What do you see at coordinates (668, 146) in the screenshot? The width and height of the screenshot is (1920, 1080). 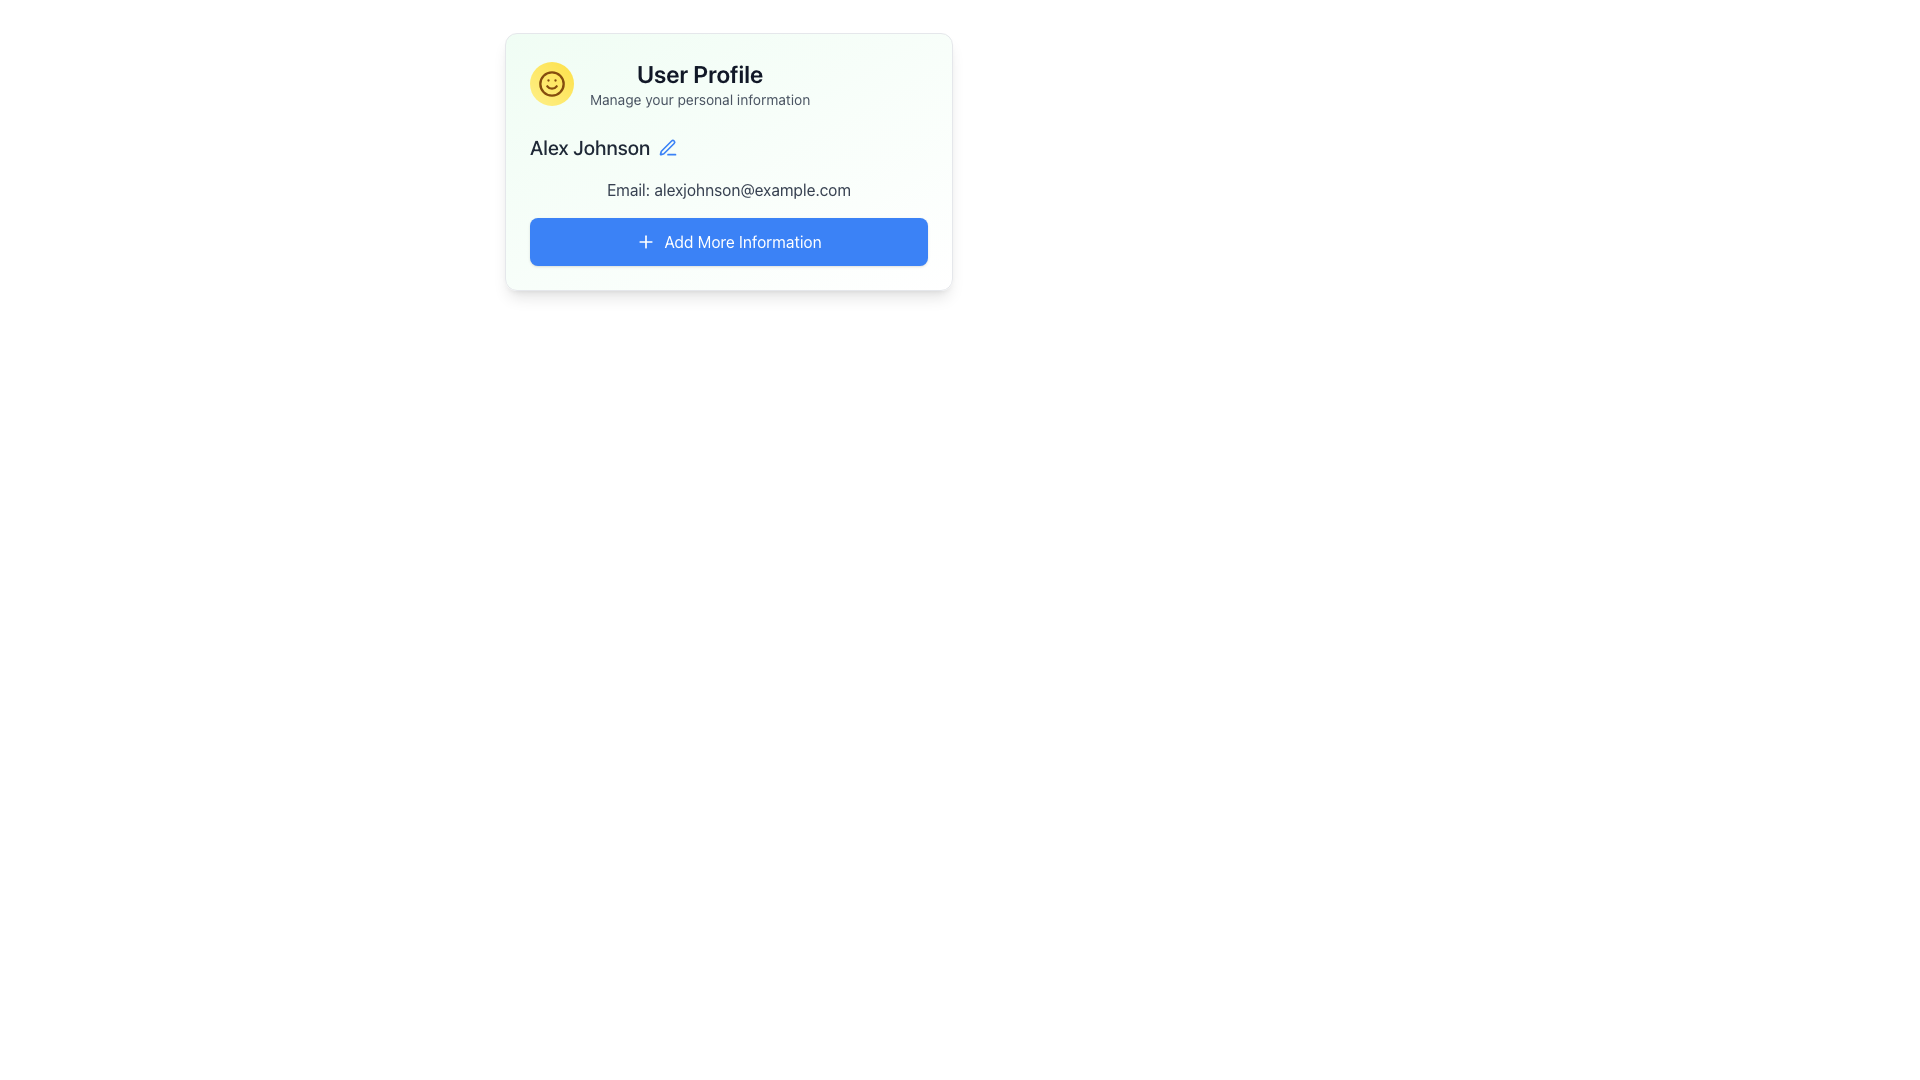 I see `the edit icon button located to the right of the user name 'Alex Johnson'` at bounding box center [668, 146].